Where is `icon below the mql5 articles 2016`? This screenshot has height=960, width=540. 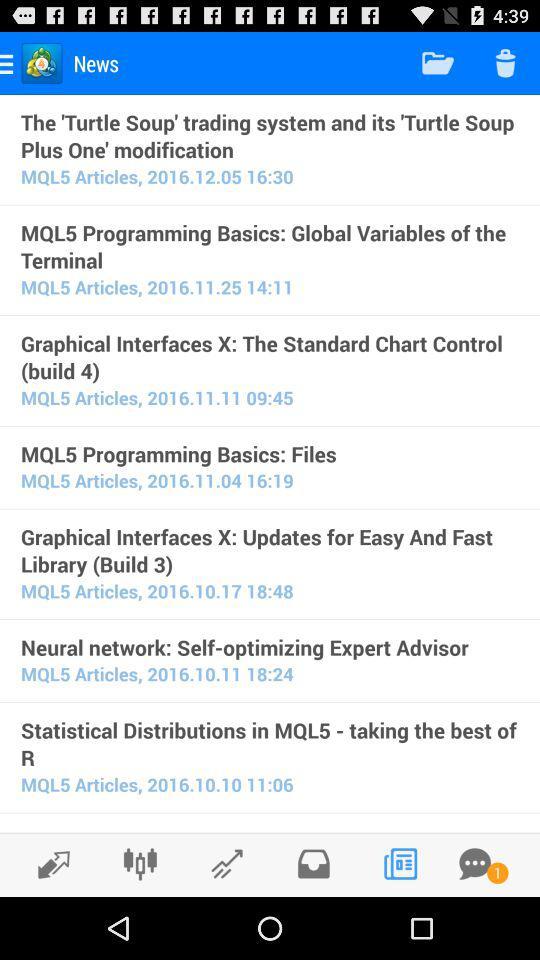
icon below the mql5 articles 2016 is located at coordinates (270, 743).